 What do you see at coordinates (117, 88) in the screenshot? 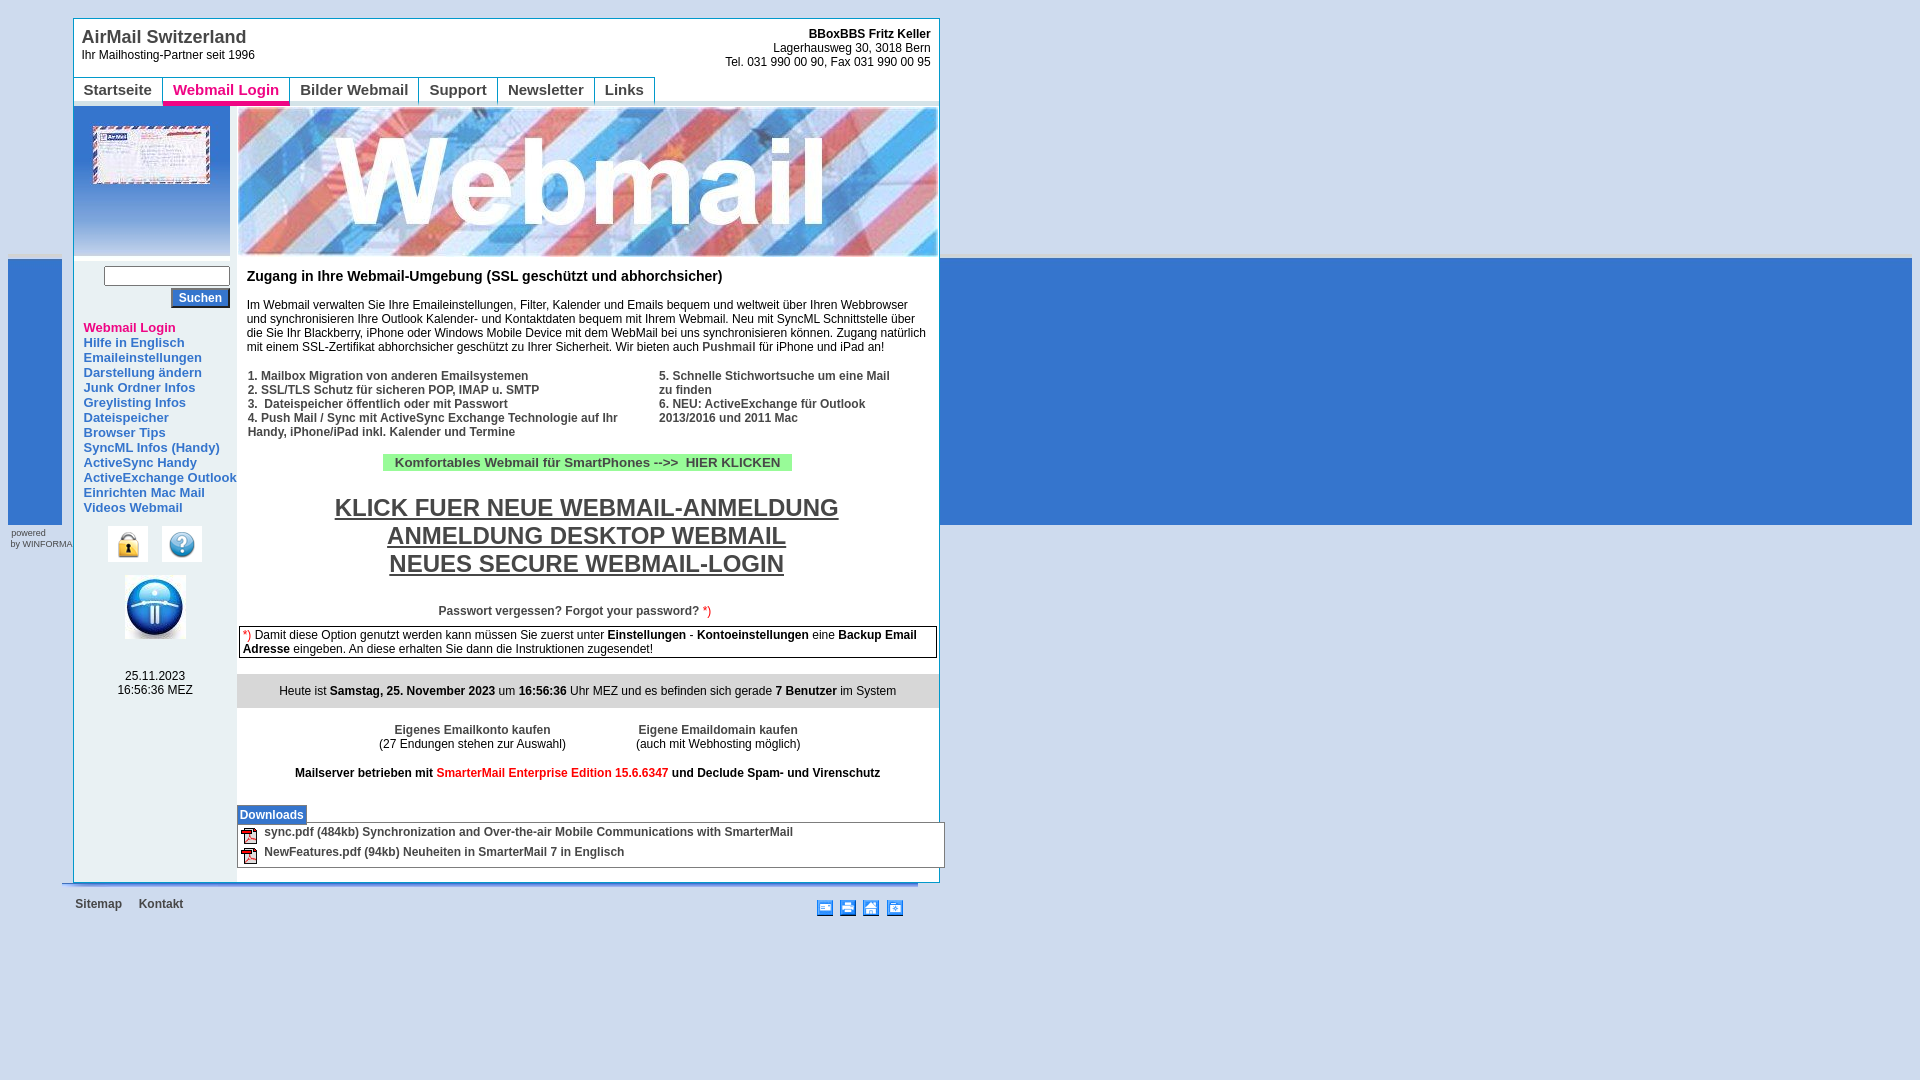
I see `'Startseite'` at bounding box center [117, 88].